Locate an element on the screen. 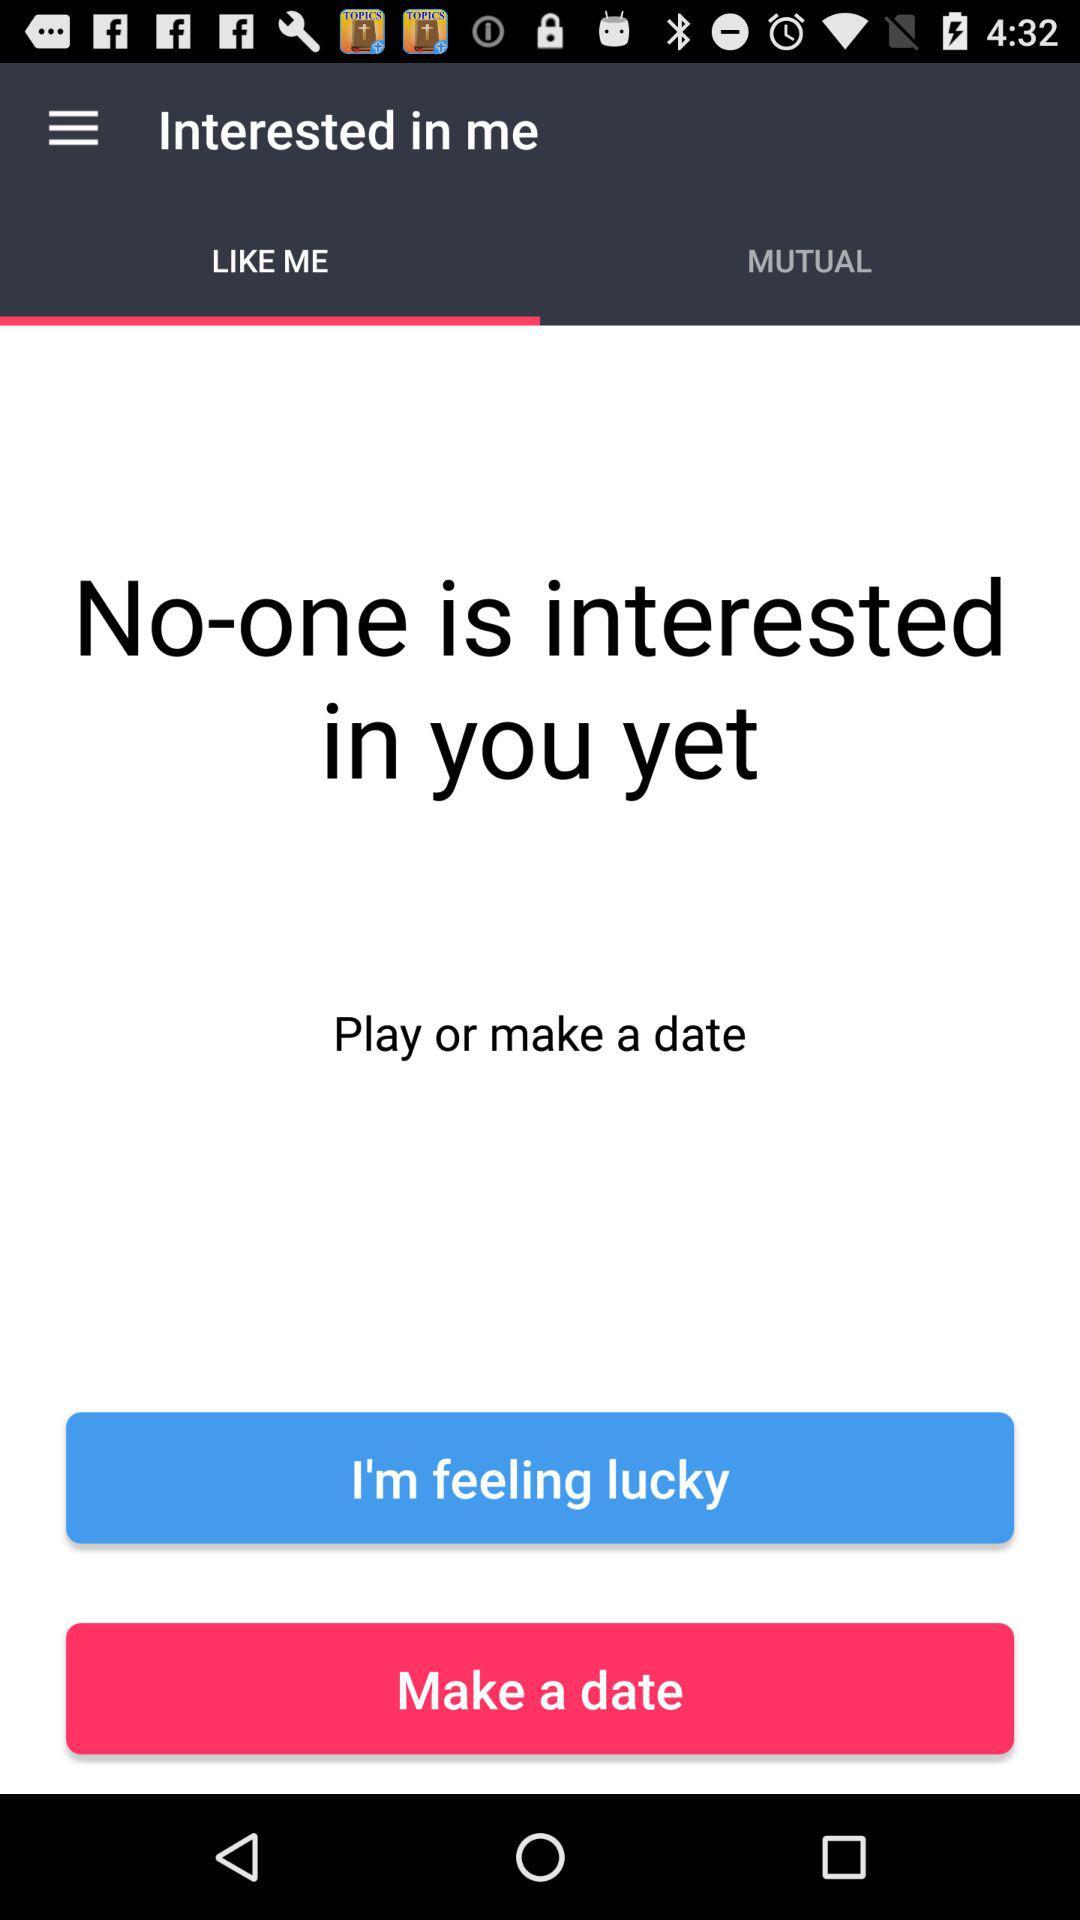  i m feeling is located at coordinates (540, 1477).